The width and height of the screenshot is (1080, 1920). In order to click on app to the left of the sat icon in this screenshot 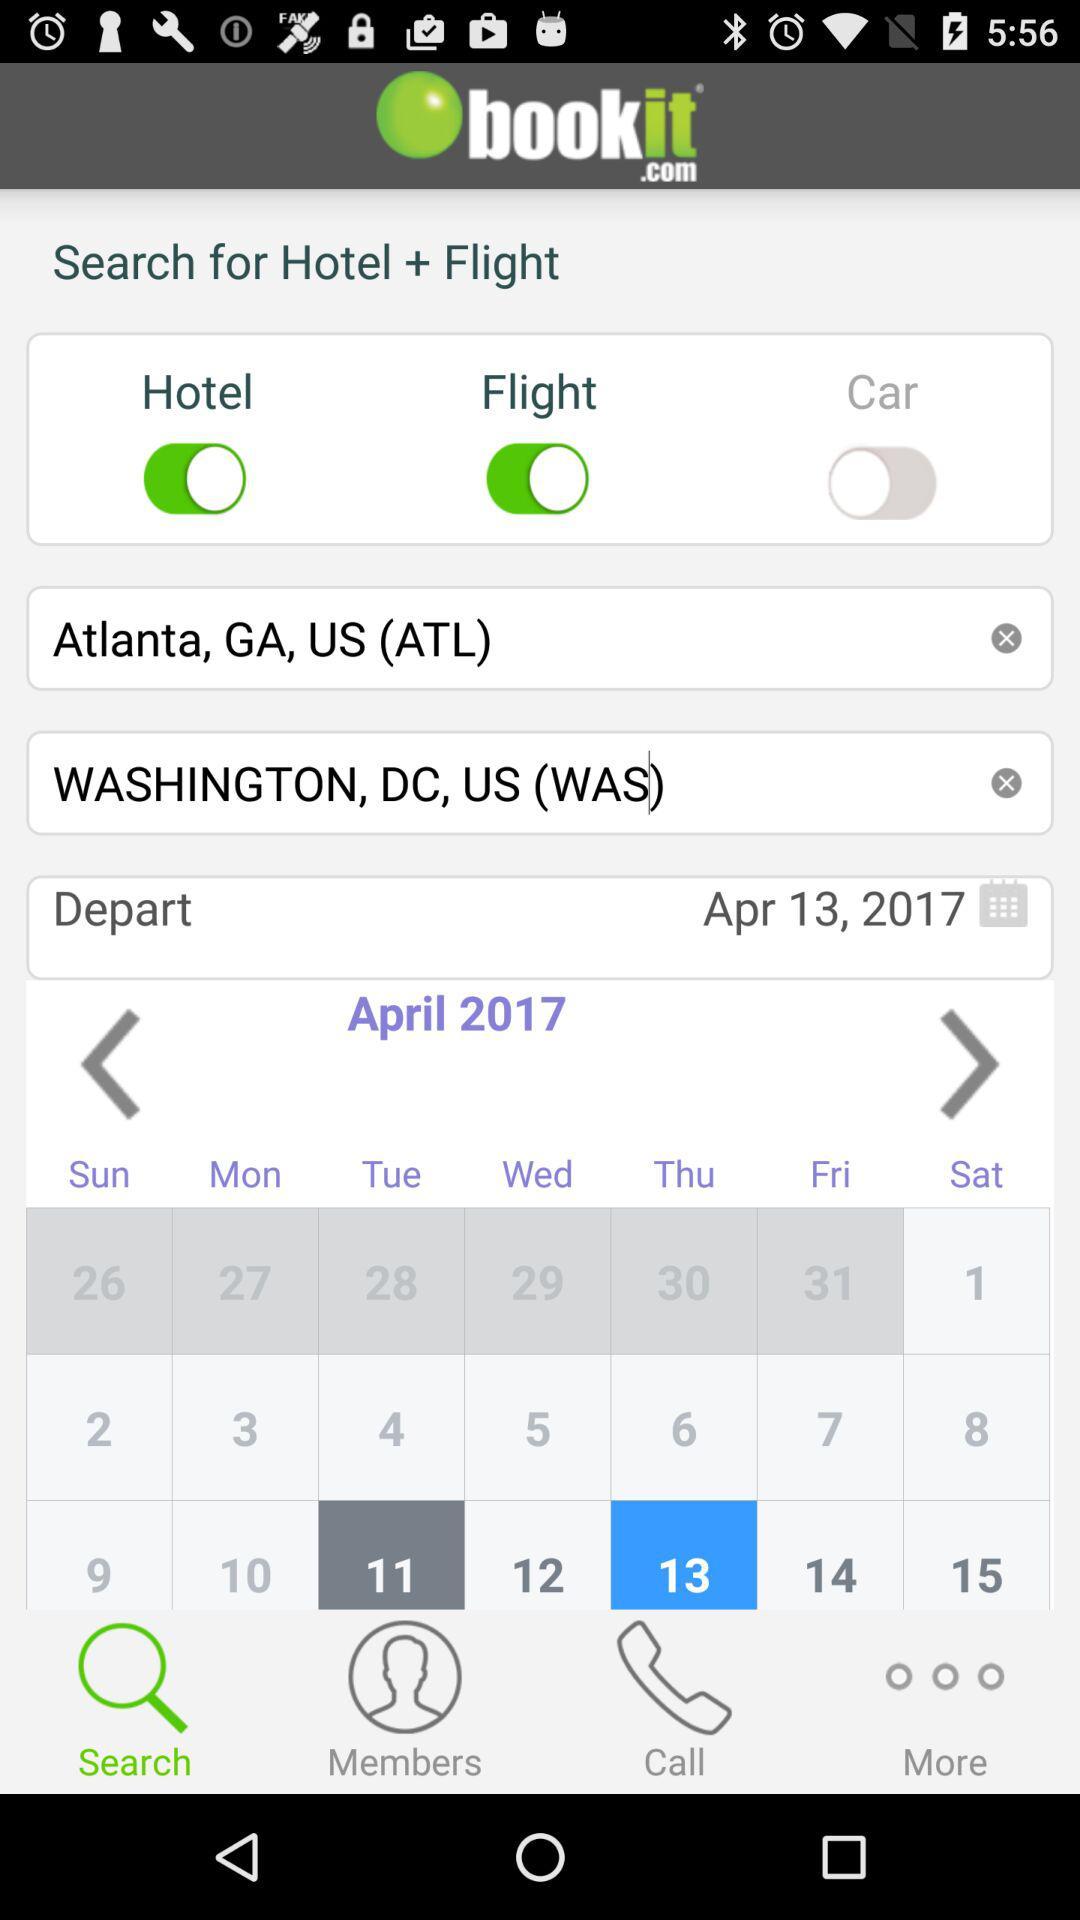, I will do `click(830, 1281)`.